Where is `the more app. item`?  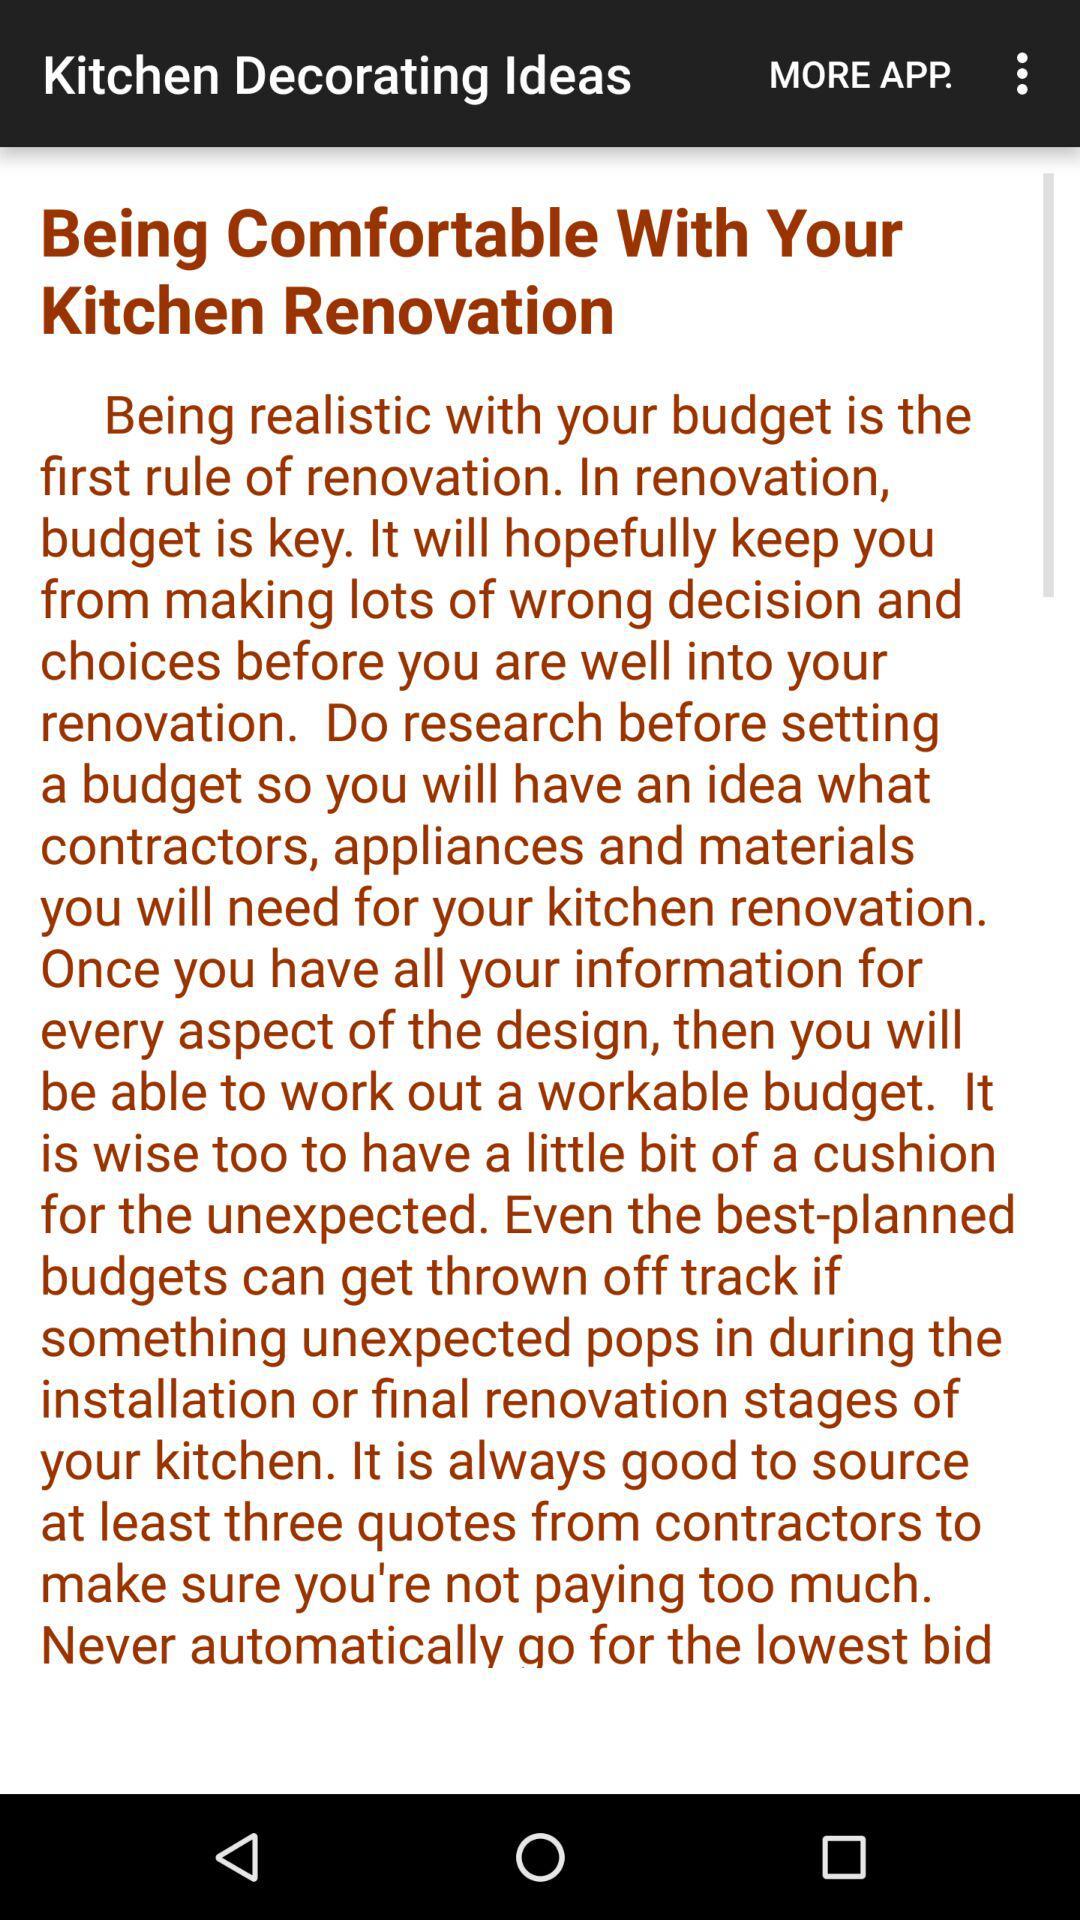
the more app. item is located at coordinates (860, 73).